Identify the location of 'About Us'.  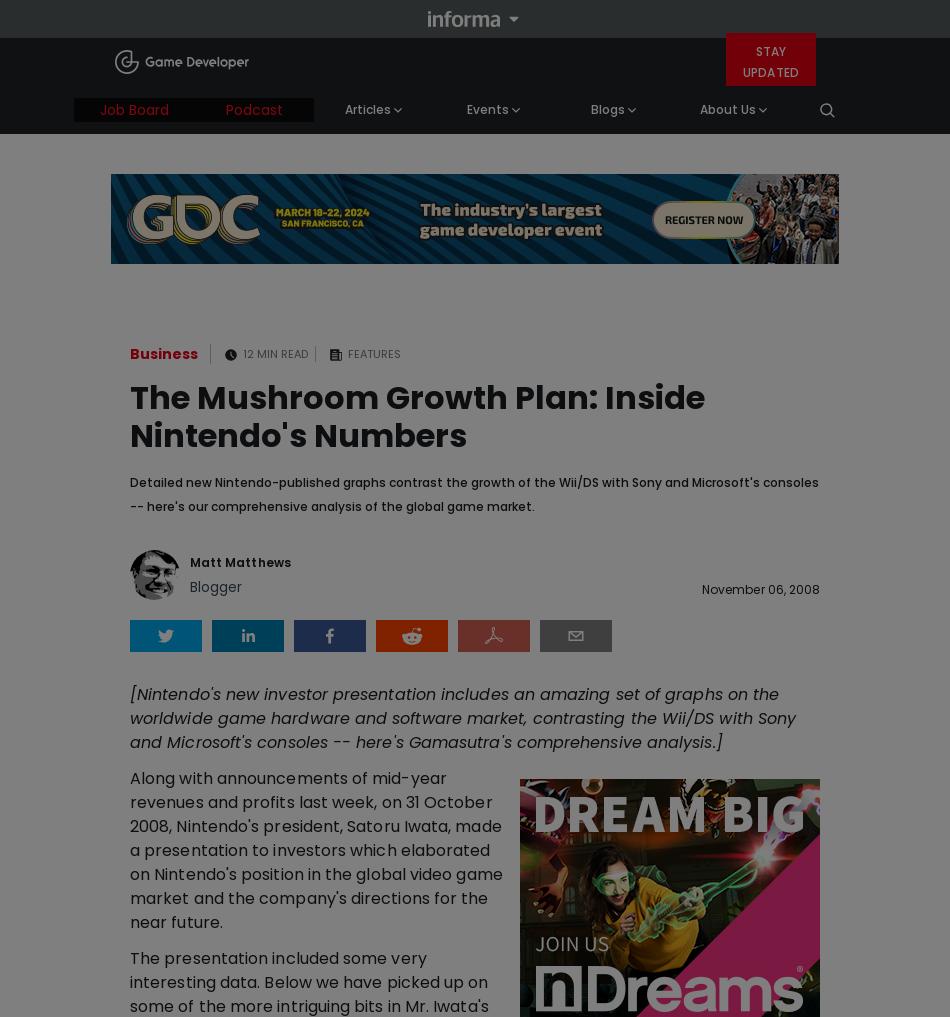
(726, 109).